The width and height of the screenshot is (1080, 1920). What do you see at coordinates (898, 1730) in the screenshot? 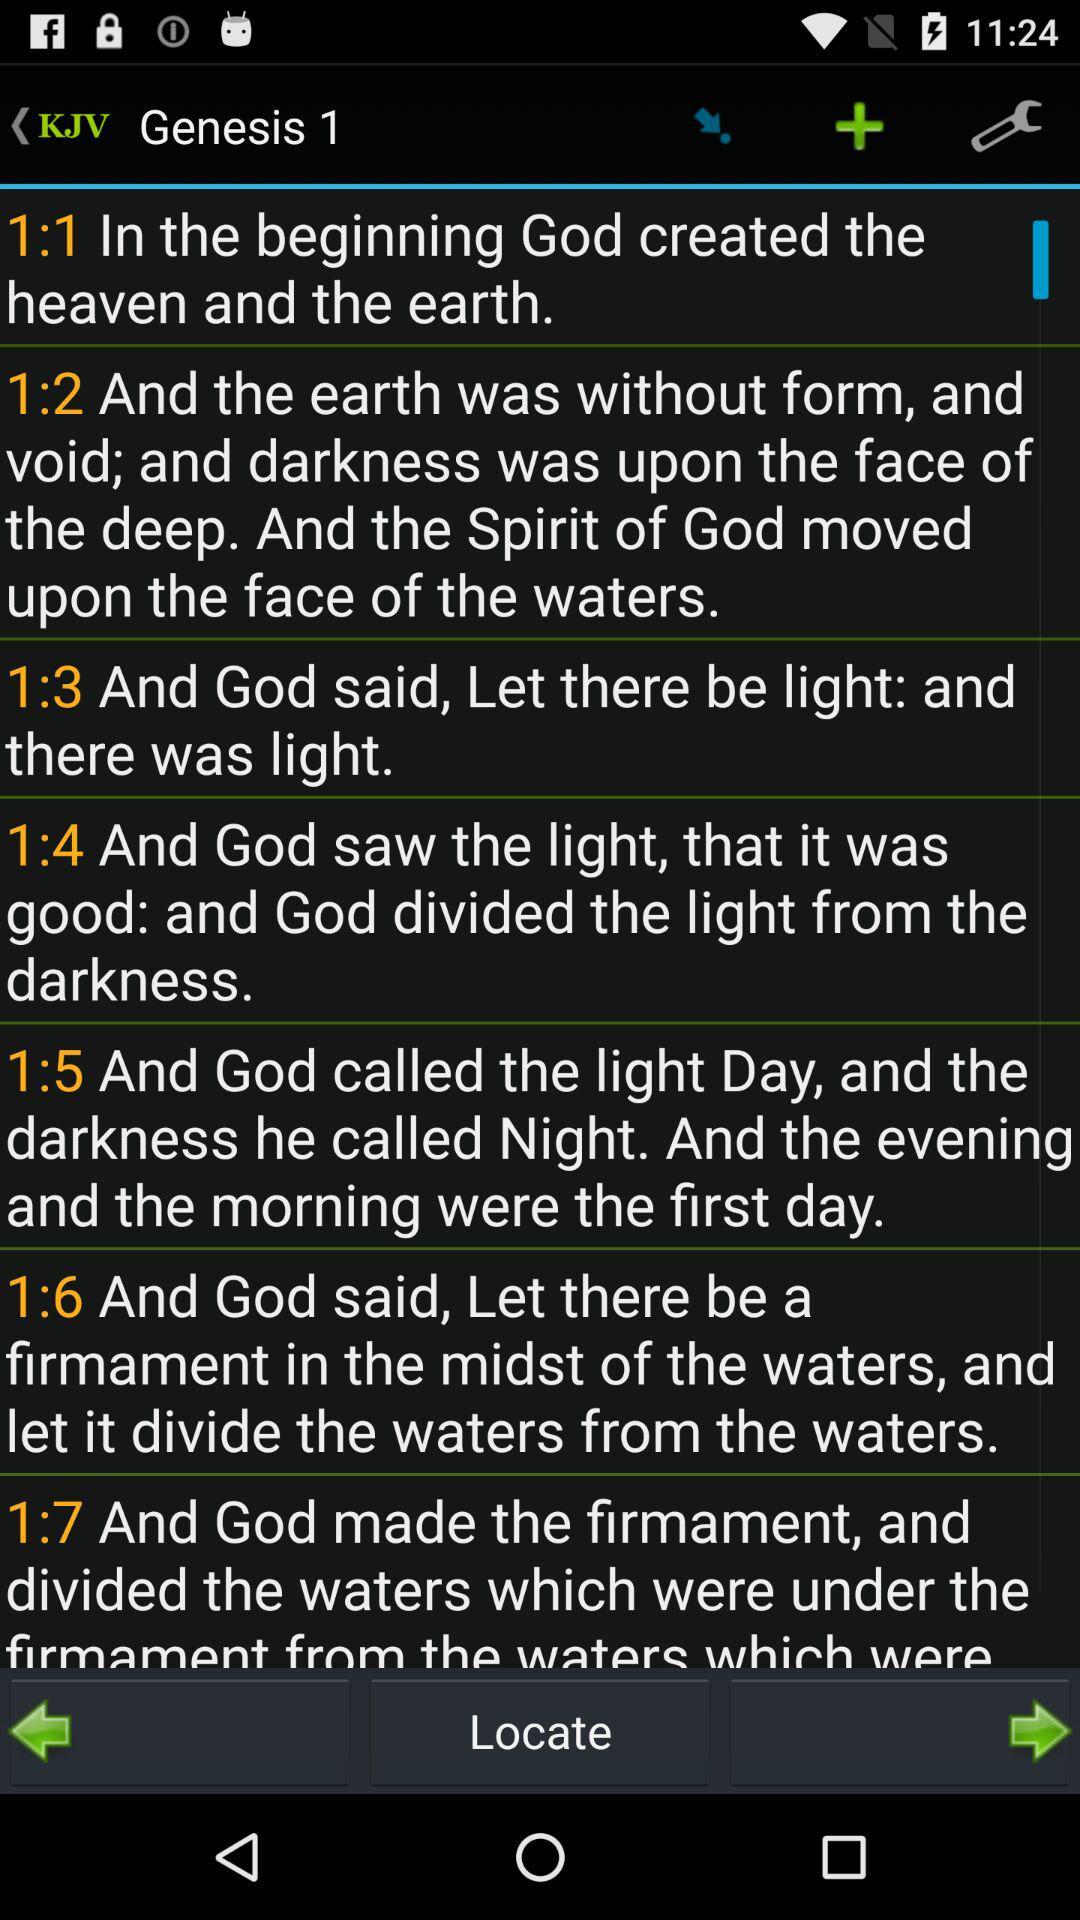
I see `see more passages` at bounding box center [898, 1730].